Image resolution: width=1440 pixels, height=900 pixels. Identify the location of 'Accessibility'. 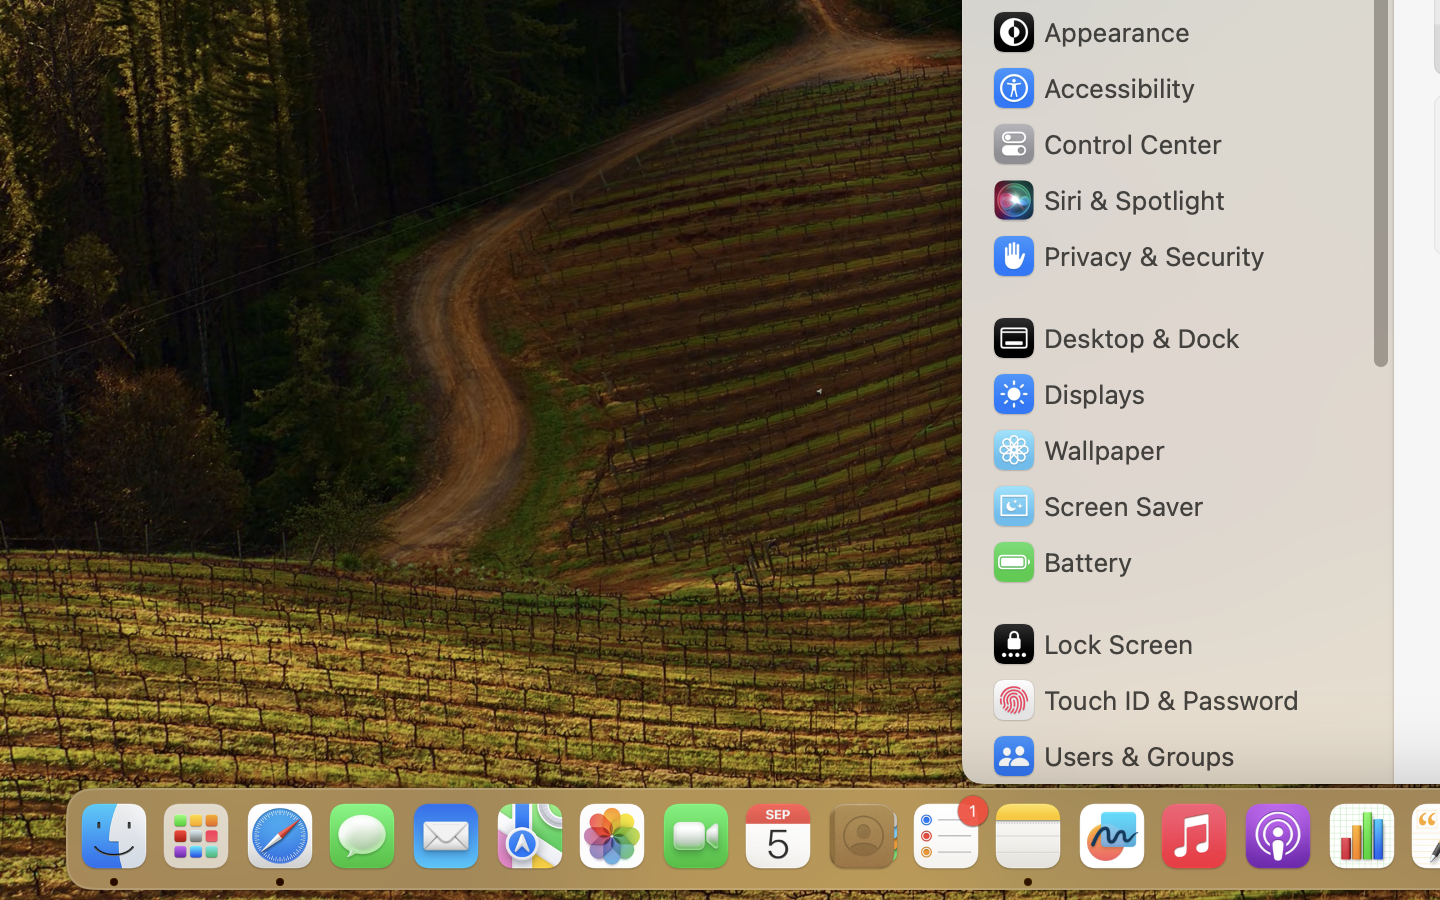
(1091, 87).